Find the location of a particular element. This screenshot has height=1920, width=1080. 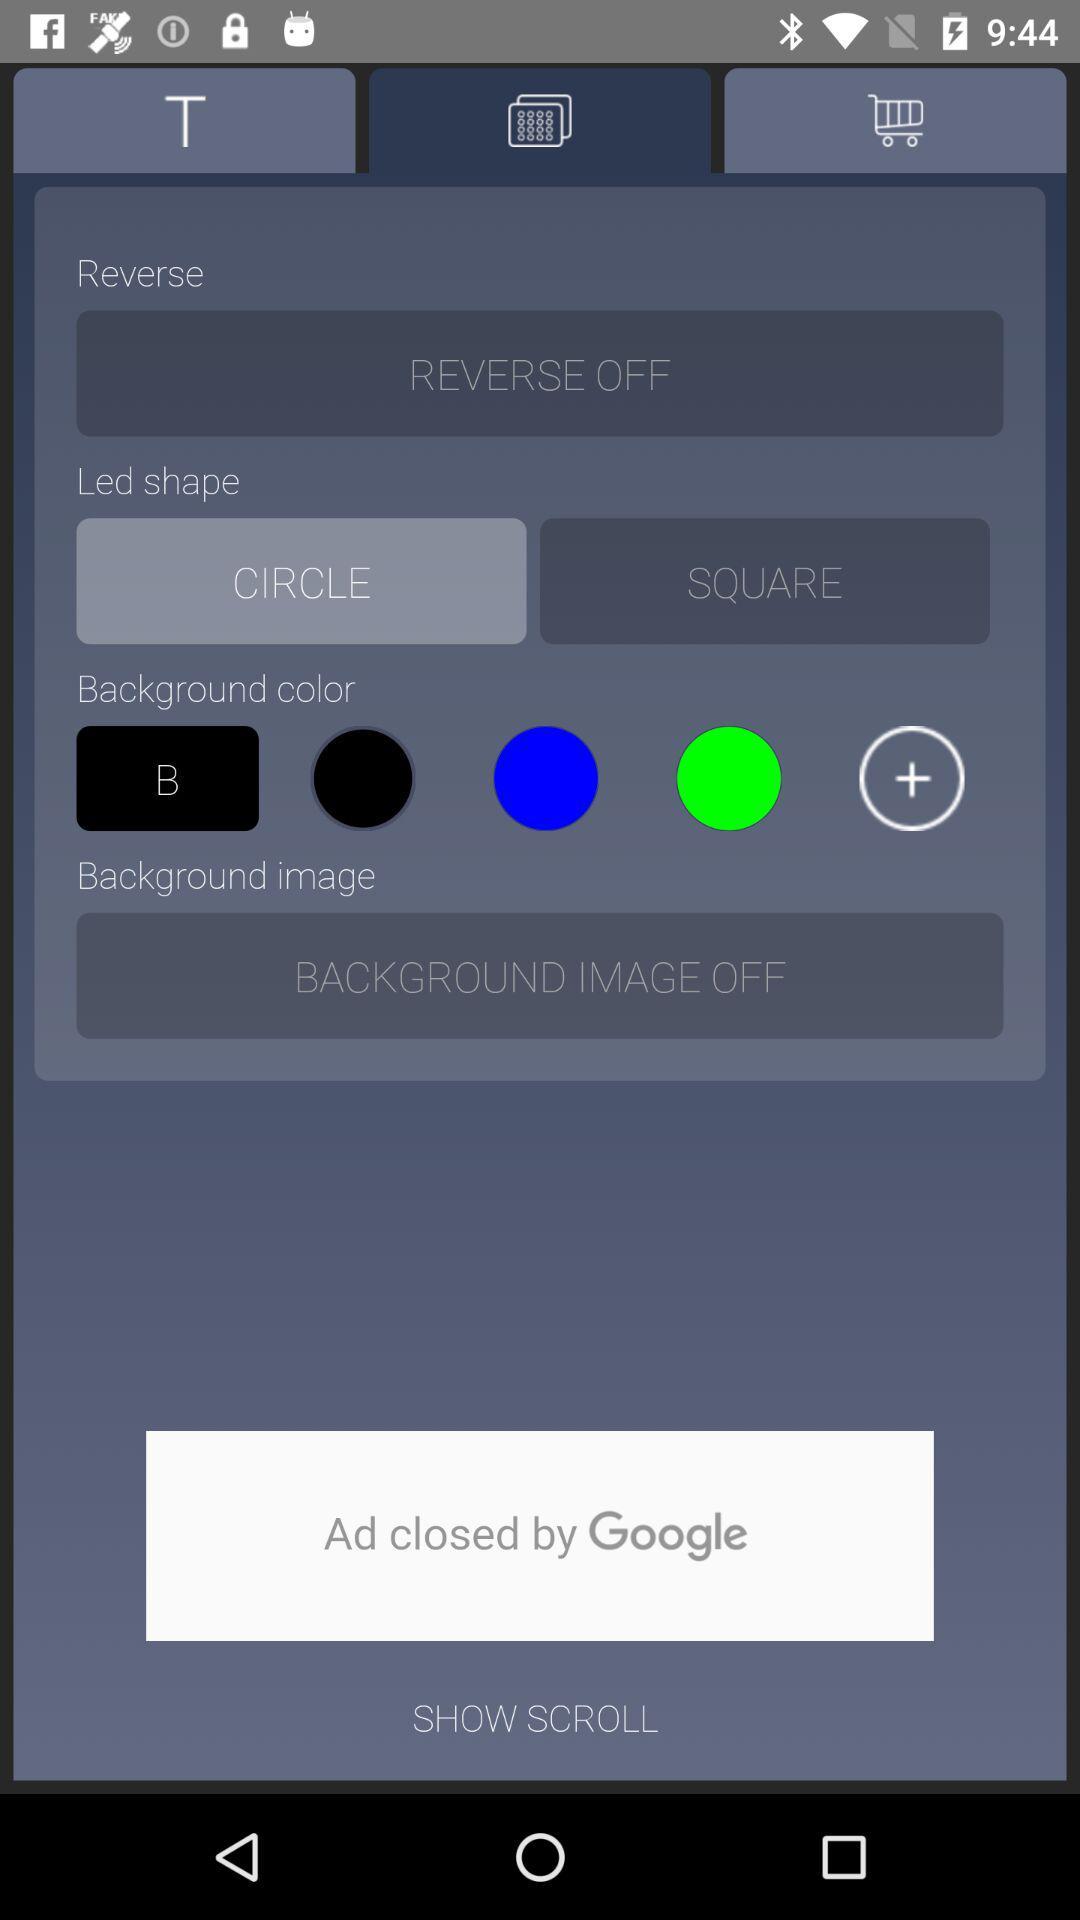

shows advertisement closed by google option is located at coordinates (540, 1535).